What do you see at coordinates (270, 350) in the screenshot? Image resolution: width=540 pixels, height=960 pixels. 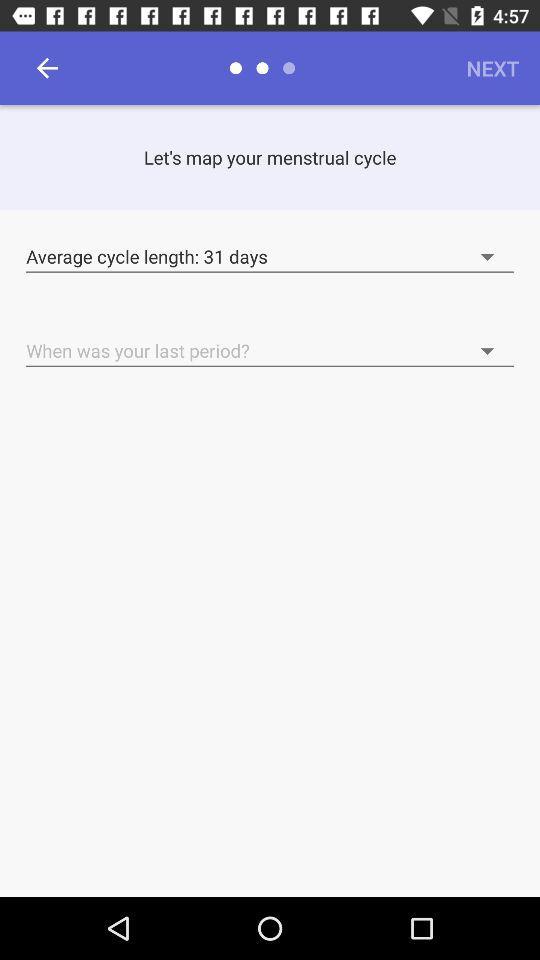 I see `the text field with a text when was your last period with dropdown button on a page` at bounding box center [270, 350].